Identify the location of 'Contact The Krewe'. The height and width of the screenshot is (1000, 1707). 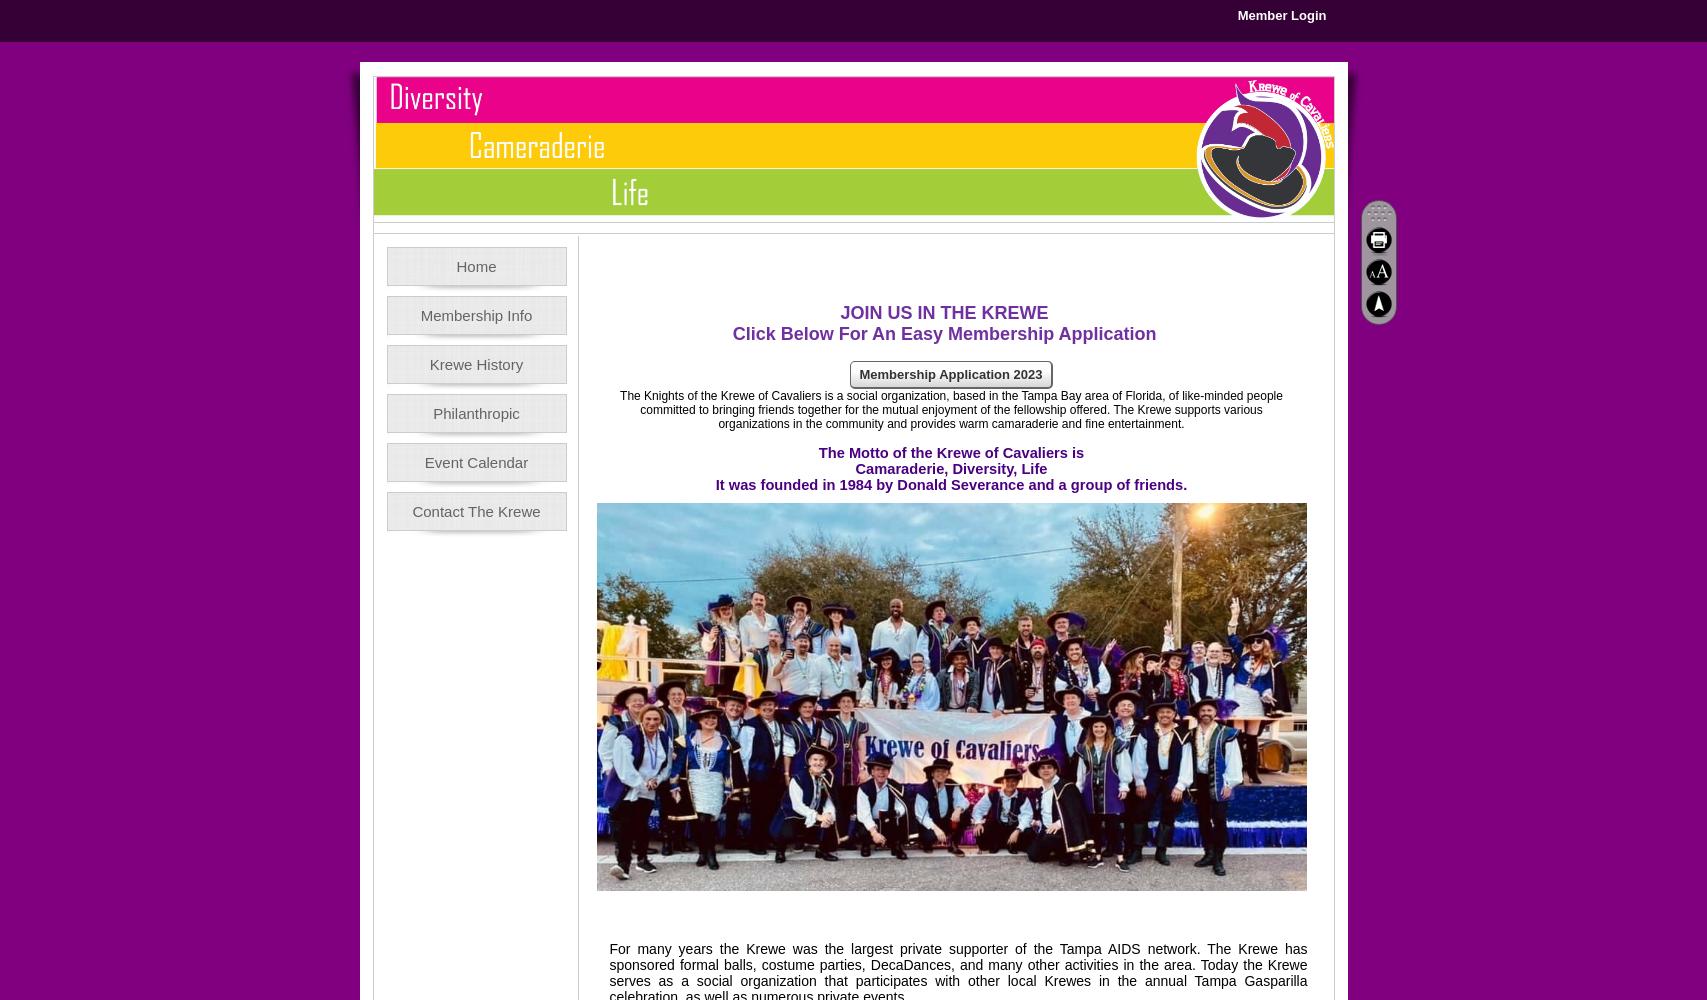
(476, 511).